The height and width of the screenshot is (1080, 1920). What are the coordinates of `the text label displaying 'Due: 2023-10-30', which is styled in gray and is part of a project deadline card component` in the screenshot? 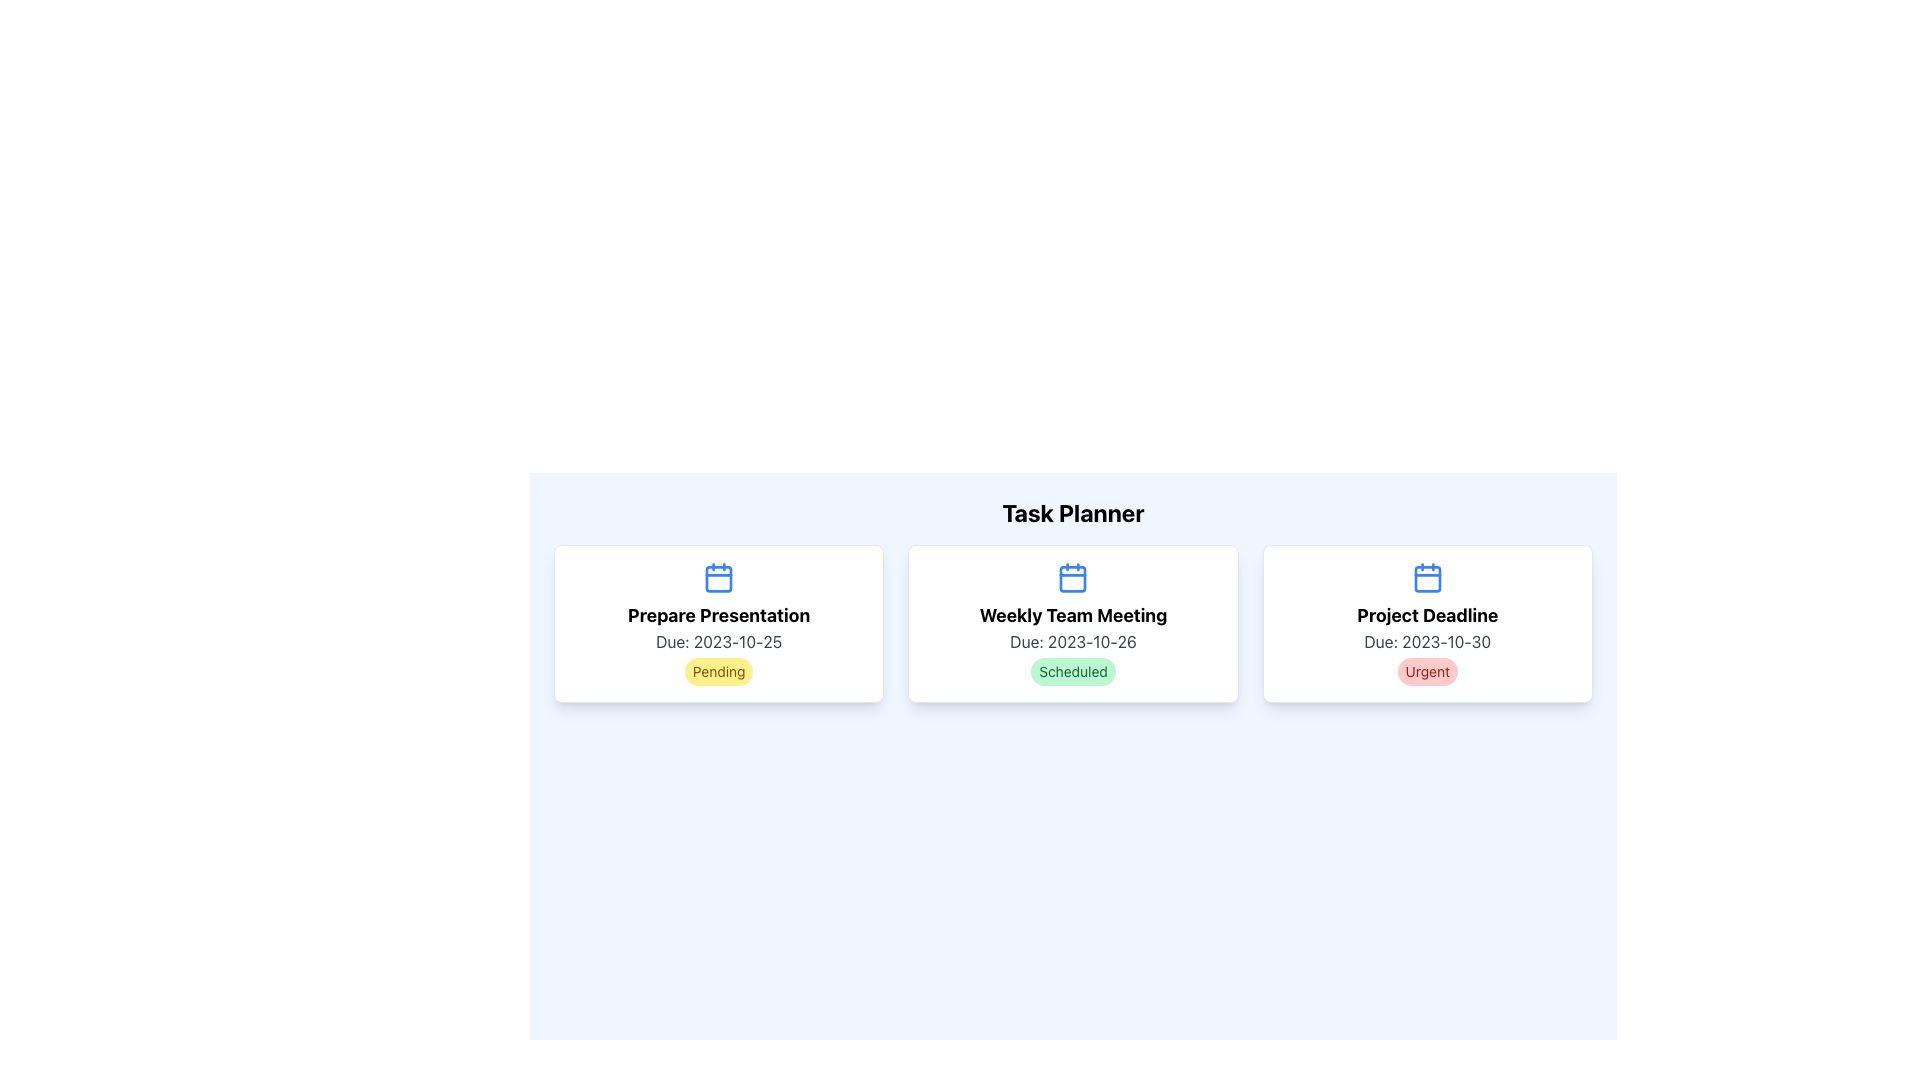 It's located at (1426, 641).